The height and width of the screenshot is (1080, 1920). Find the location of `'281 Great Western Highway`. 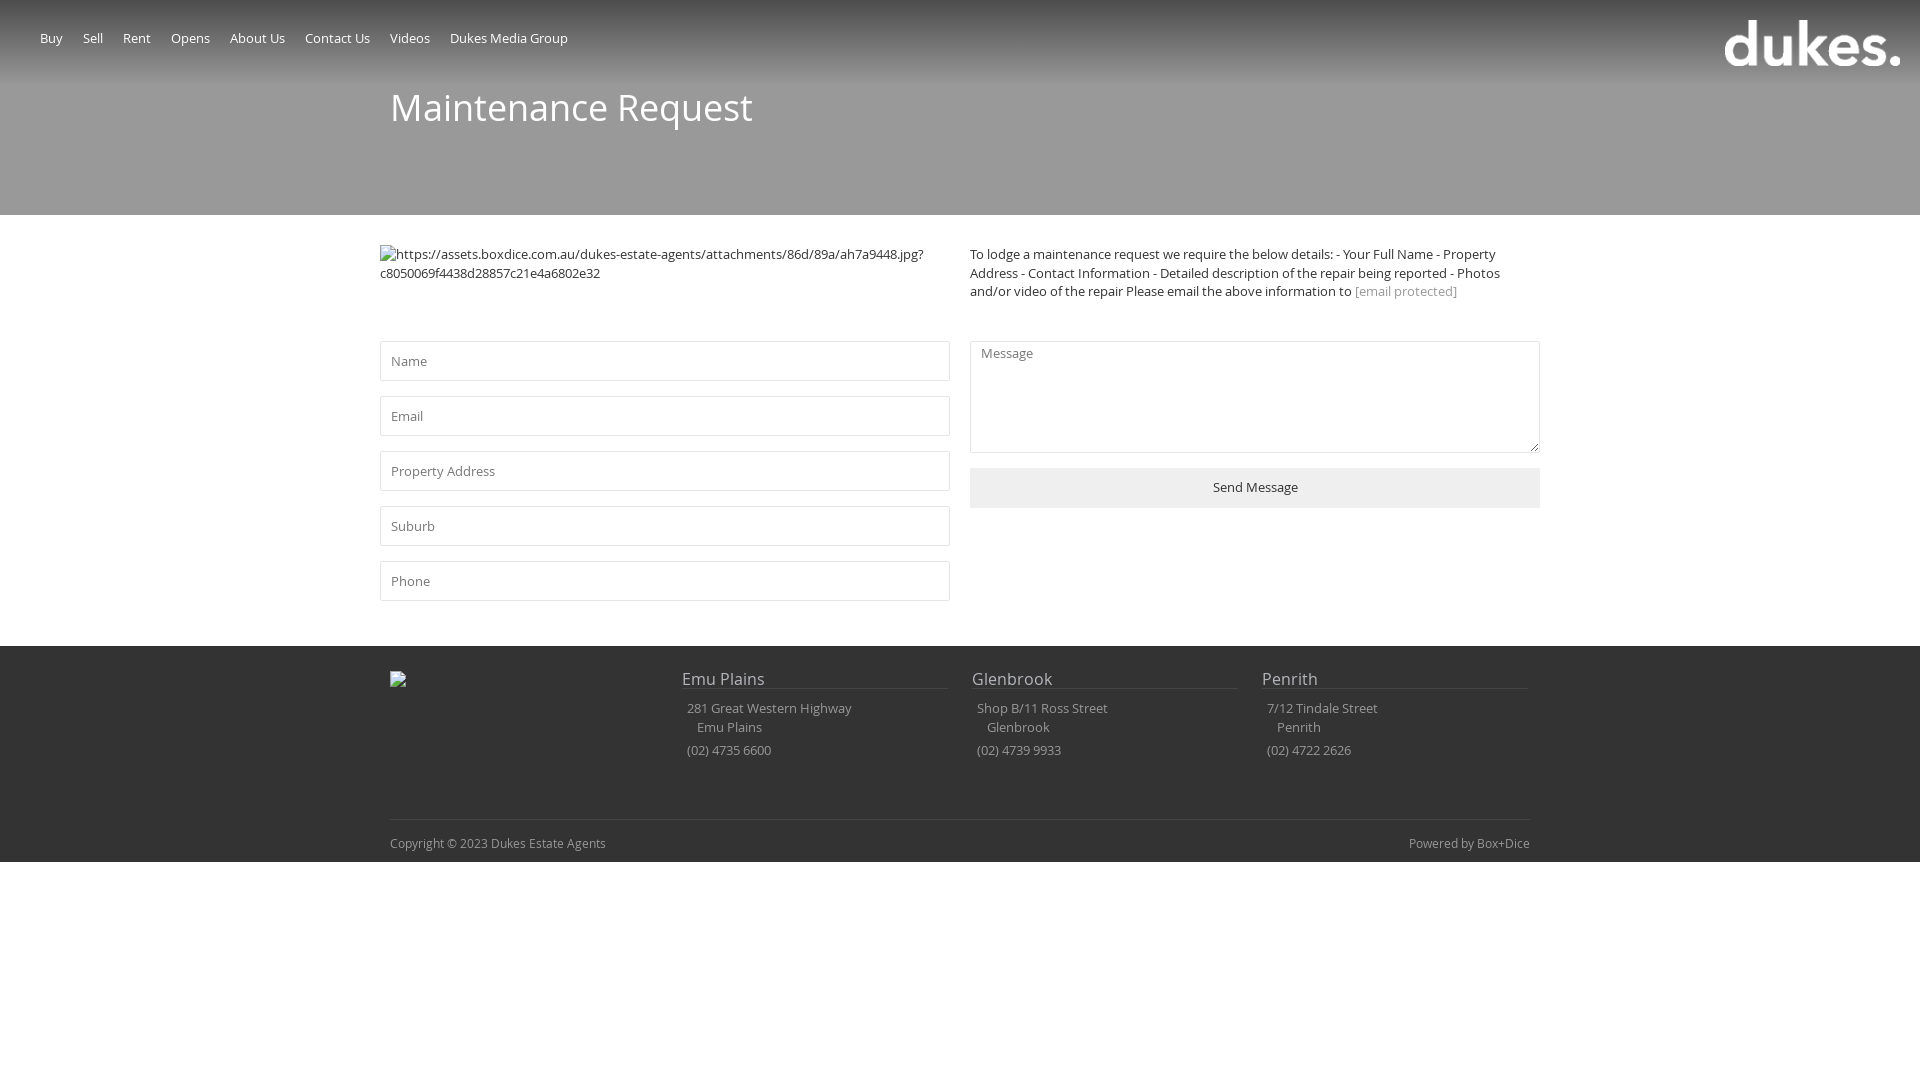

'281 Great Western Highway is located at coordinates (766, 716).